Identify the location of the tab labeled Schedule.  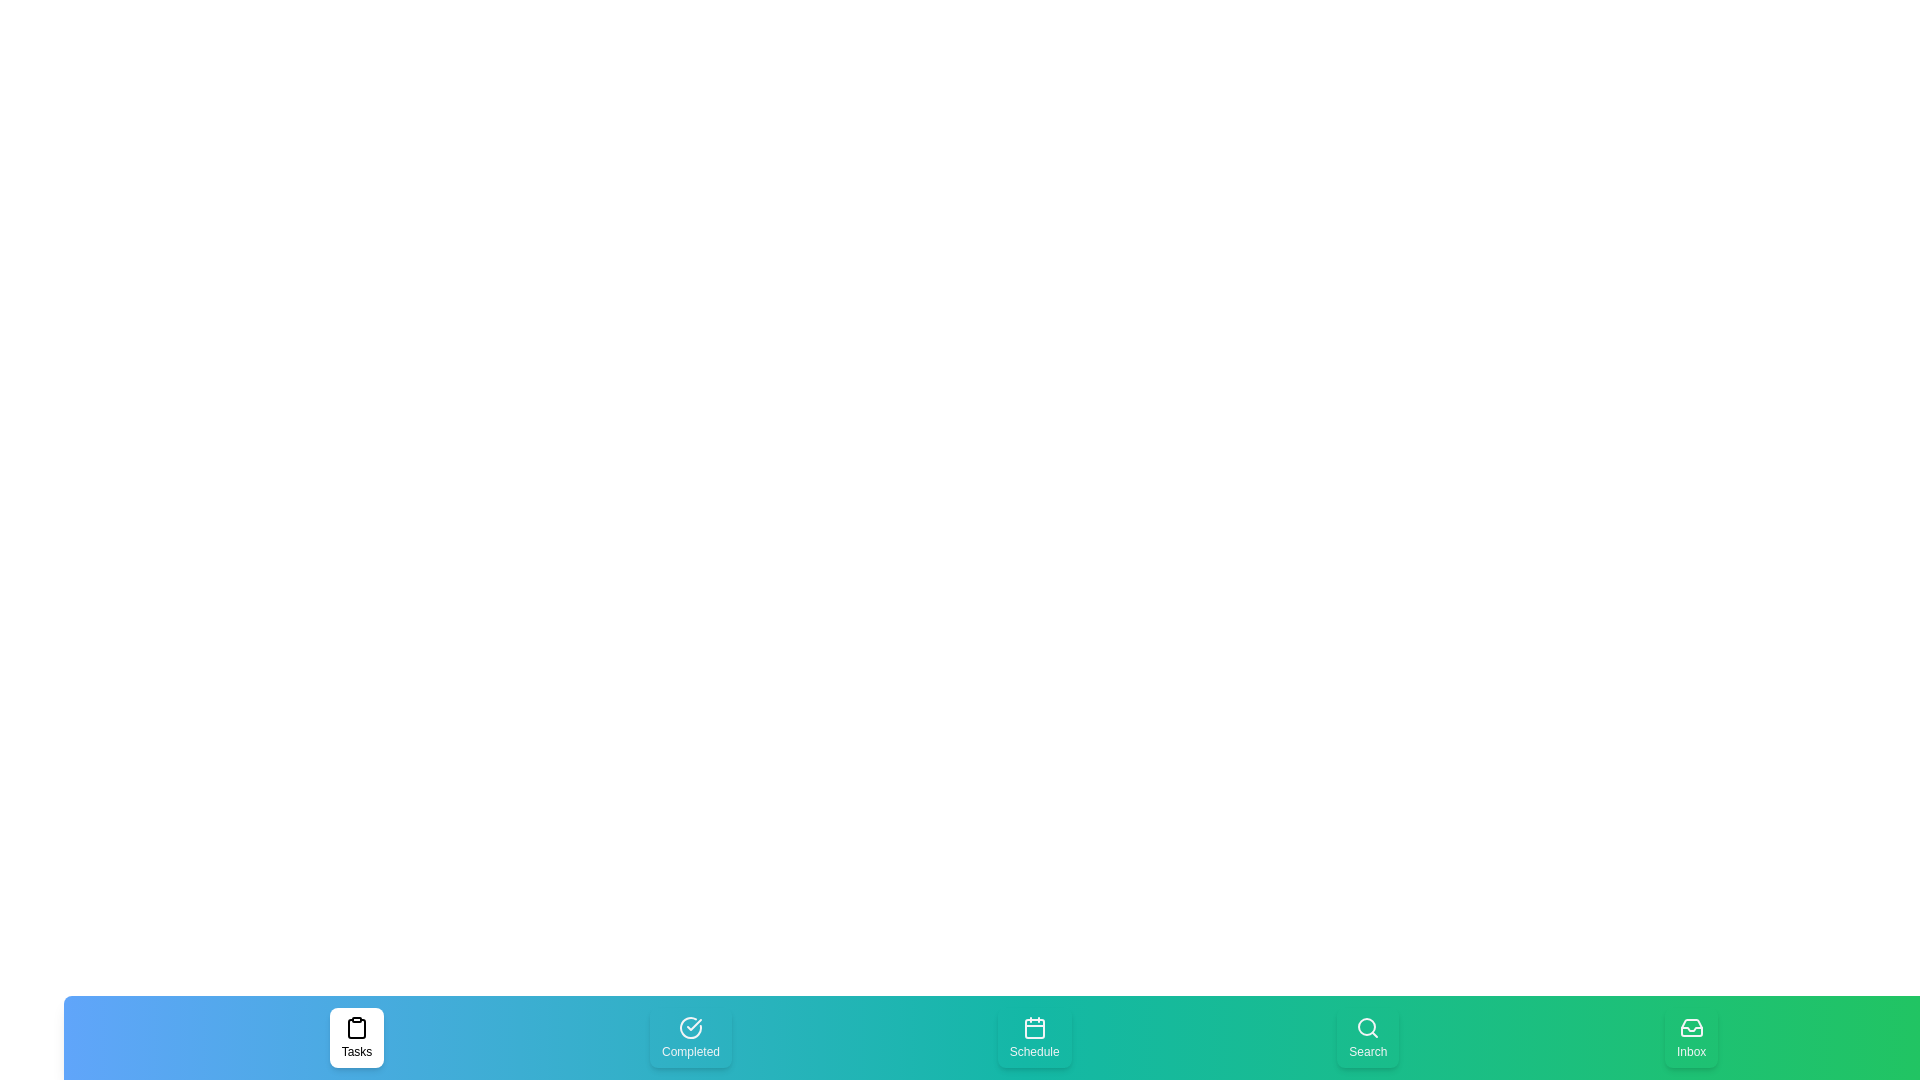
(1034, 1036).